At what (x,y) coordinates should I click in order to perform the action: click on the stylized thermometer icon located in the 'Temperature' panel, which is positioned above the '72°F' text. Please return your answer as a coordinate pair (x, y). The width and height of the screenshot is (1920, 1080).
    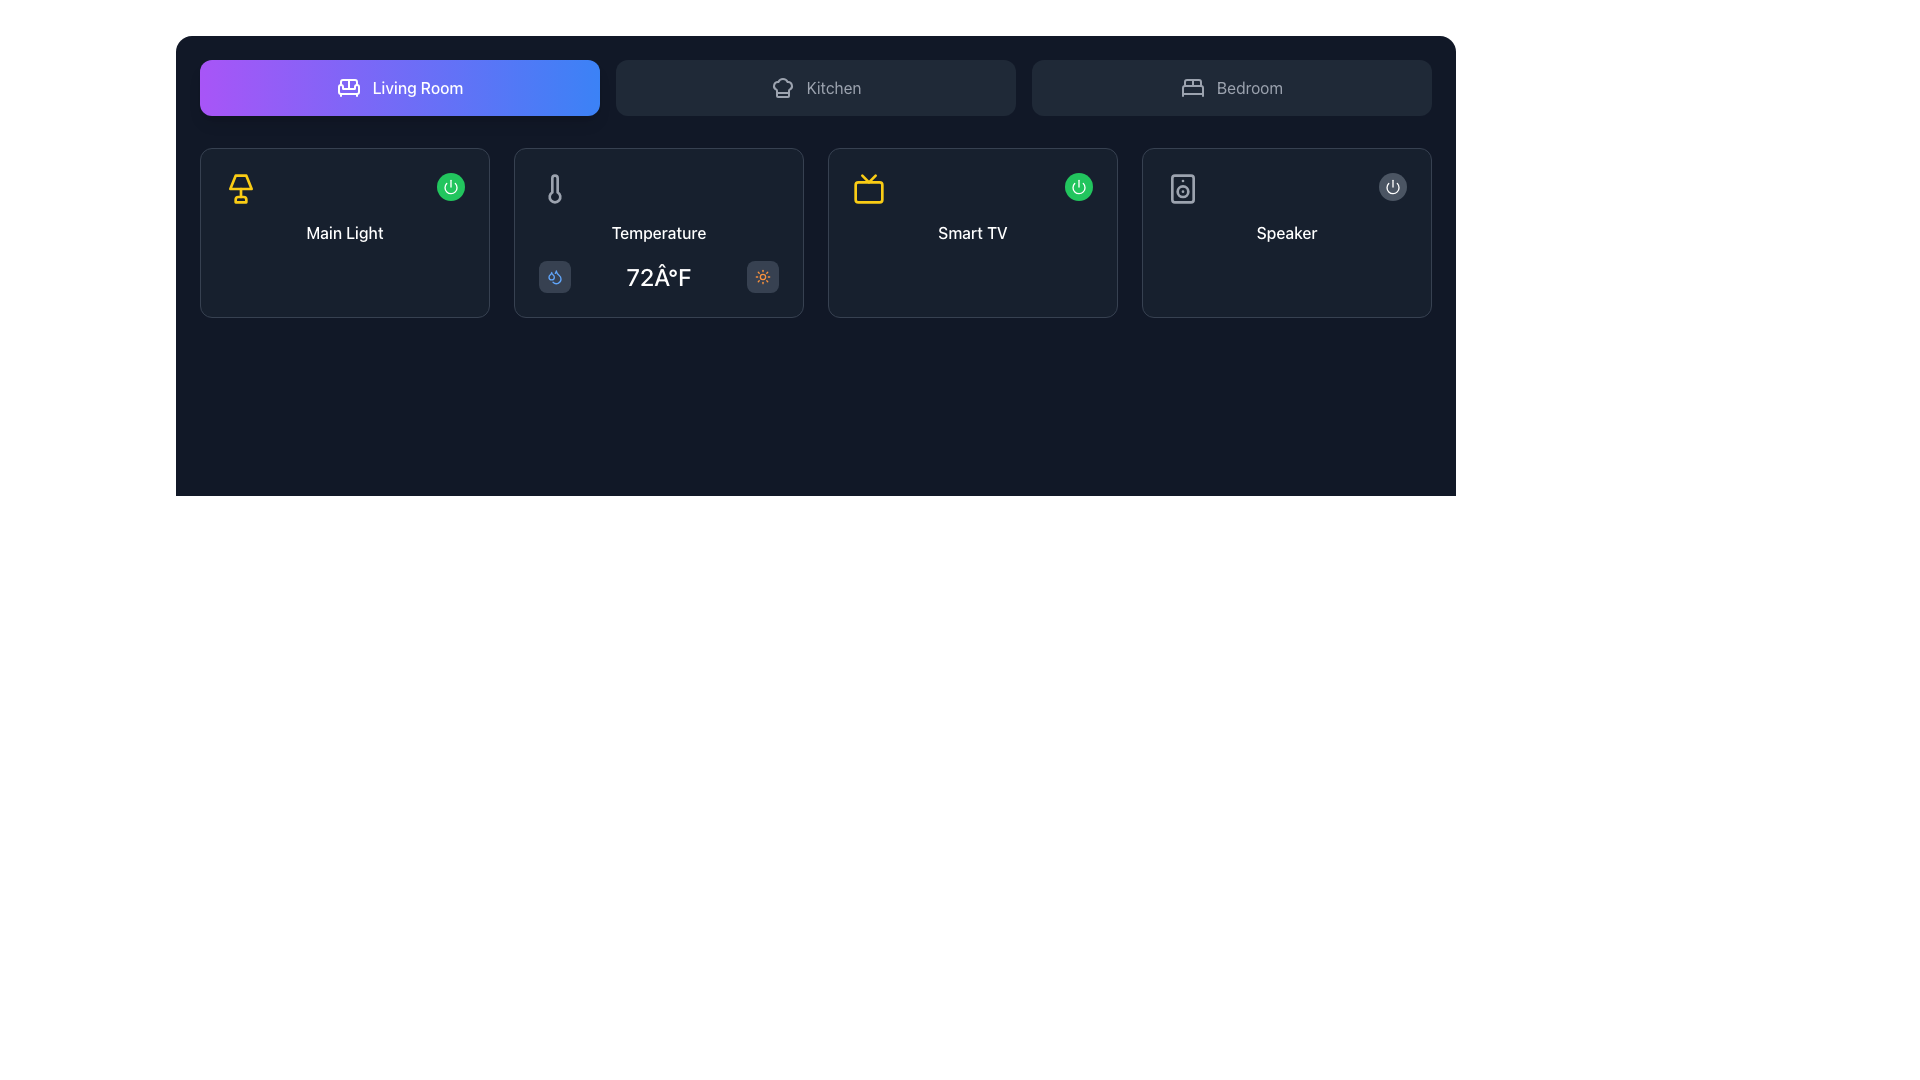
    Looking at the image, I should click on (555, 189).